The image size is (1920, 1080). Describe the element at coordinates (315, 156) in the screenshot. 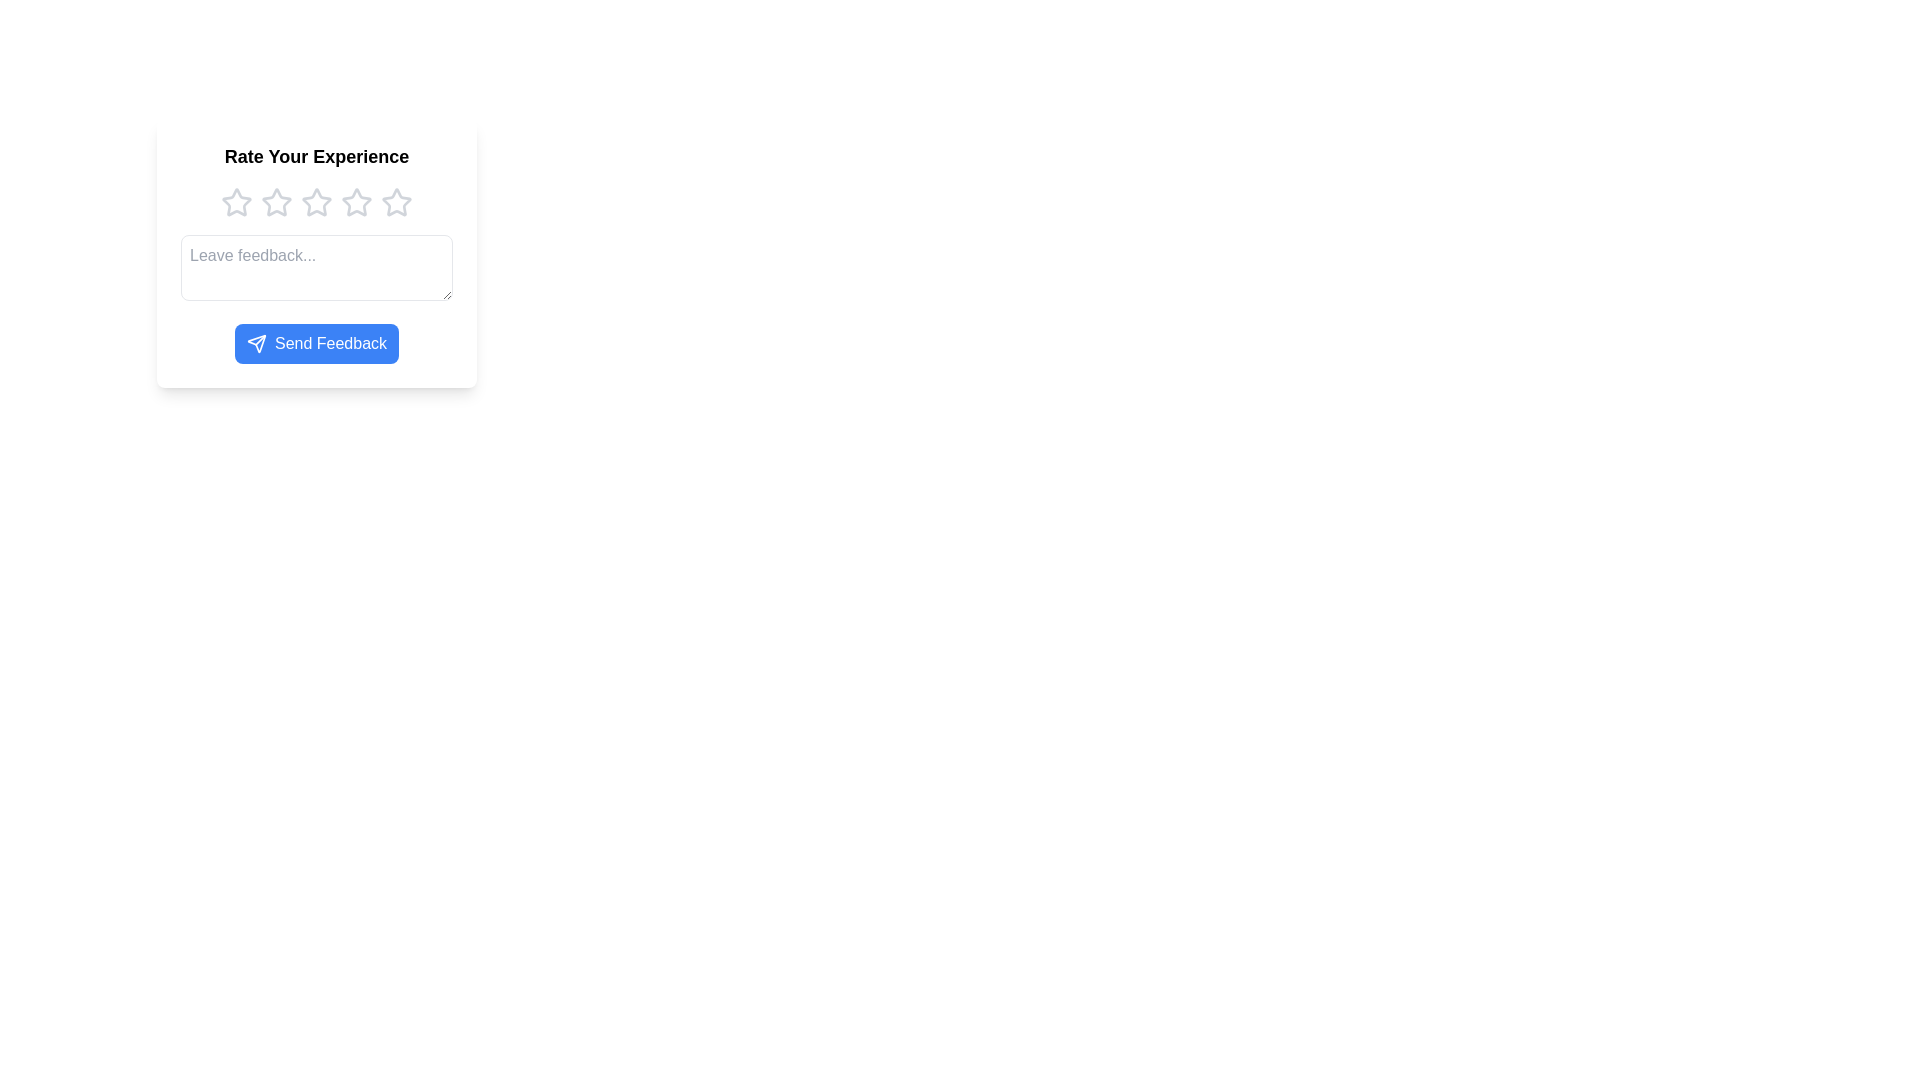

I see `header text located at the top of the feedback widget, which serves as an introduction for users before they rate their experience` at that location.